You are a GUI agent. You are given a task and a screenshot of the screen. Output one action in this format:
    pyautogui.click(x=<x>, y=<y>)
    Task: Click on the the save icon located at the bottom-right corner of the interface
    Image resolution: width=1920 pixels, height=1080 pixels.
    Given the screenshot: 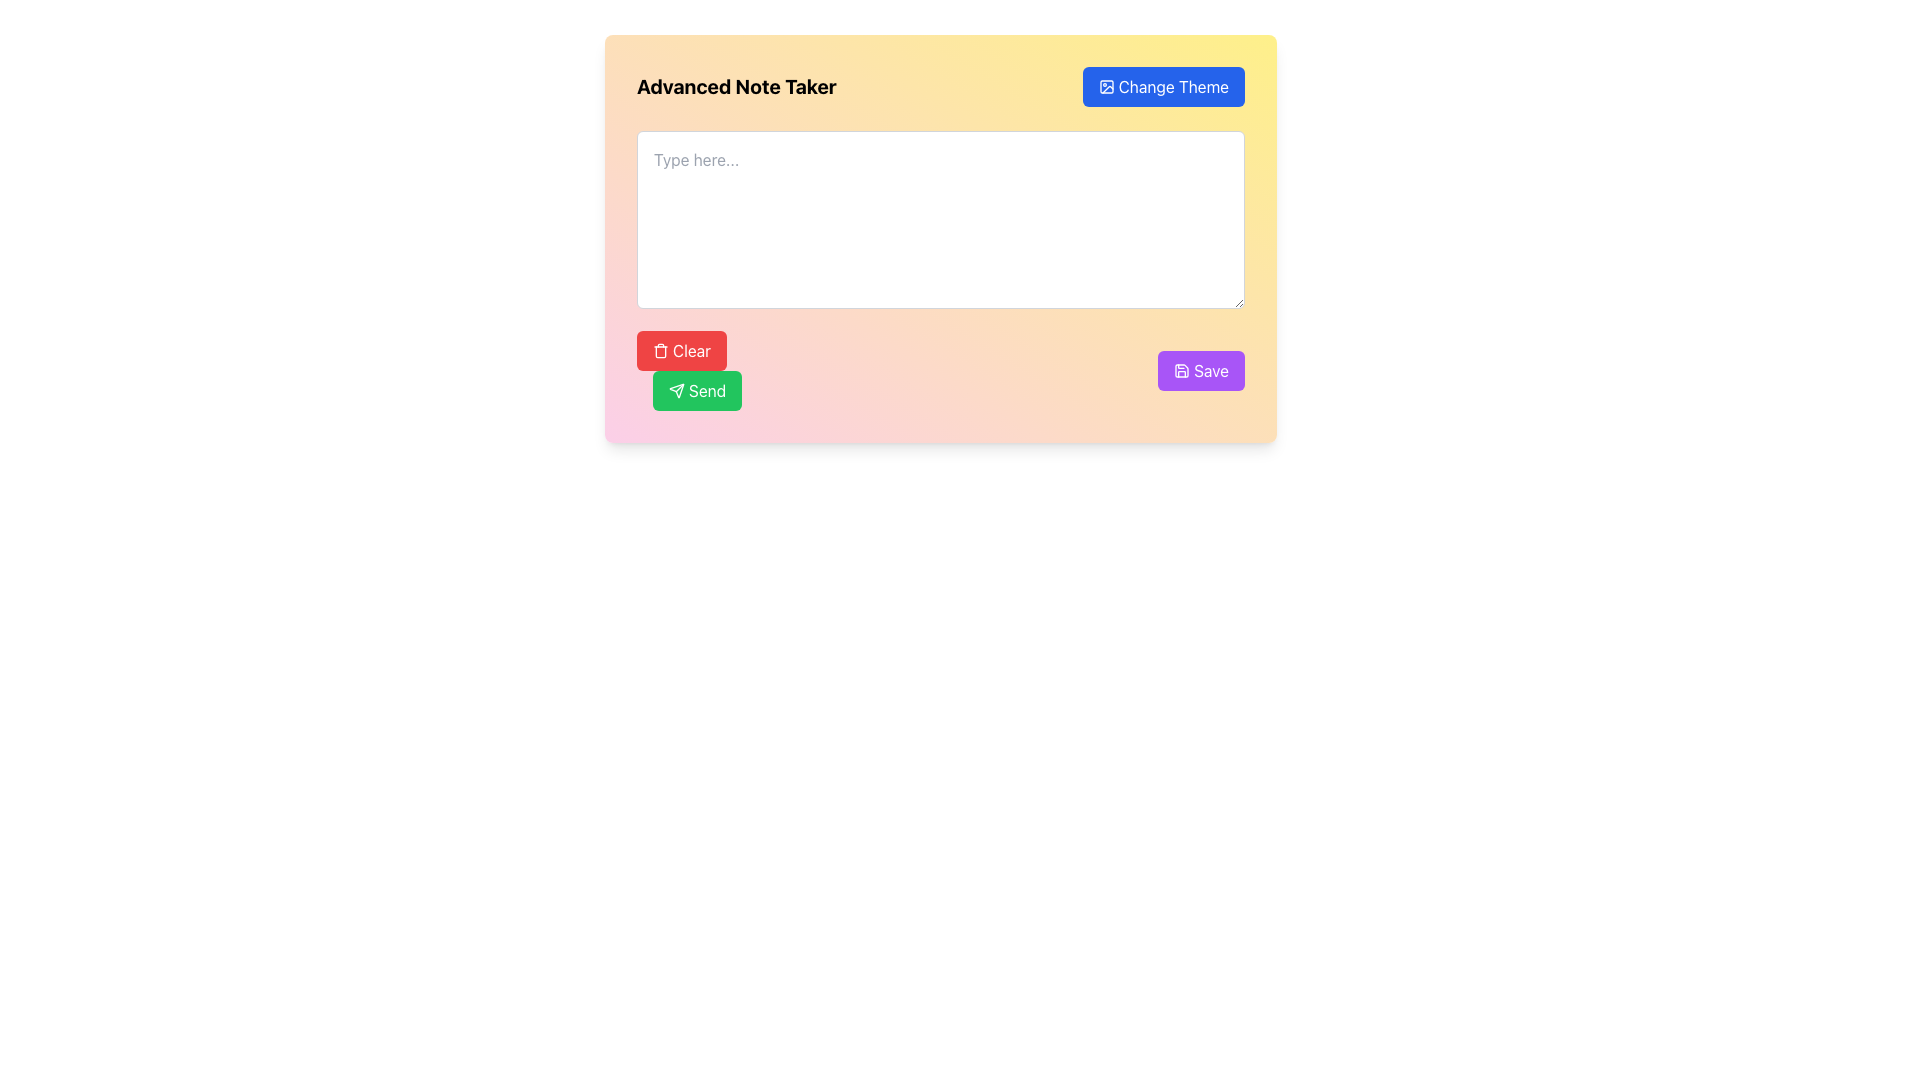 What is the action you would take?
    pyautogui.click(x=1181, y=370)
    